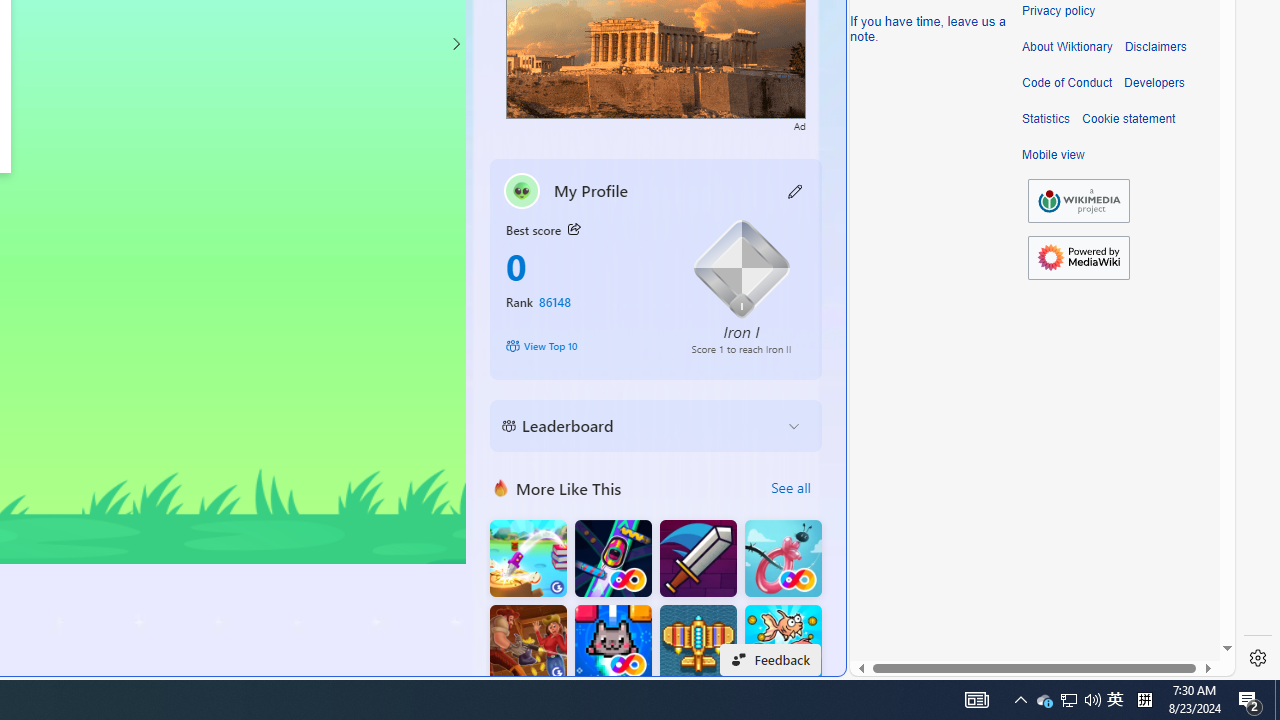 The width and height of the screenshot is (1280, 720). What do you see at coordinates (522, 190) in the screenshot?
I see `'""'` at bounding box center [522, 190].